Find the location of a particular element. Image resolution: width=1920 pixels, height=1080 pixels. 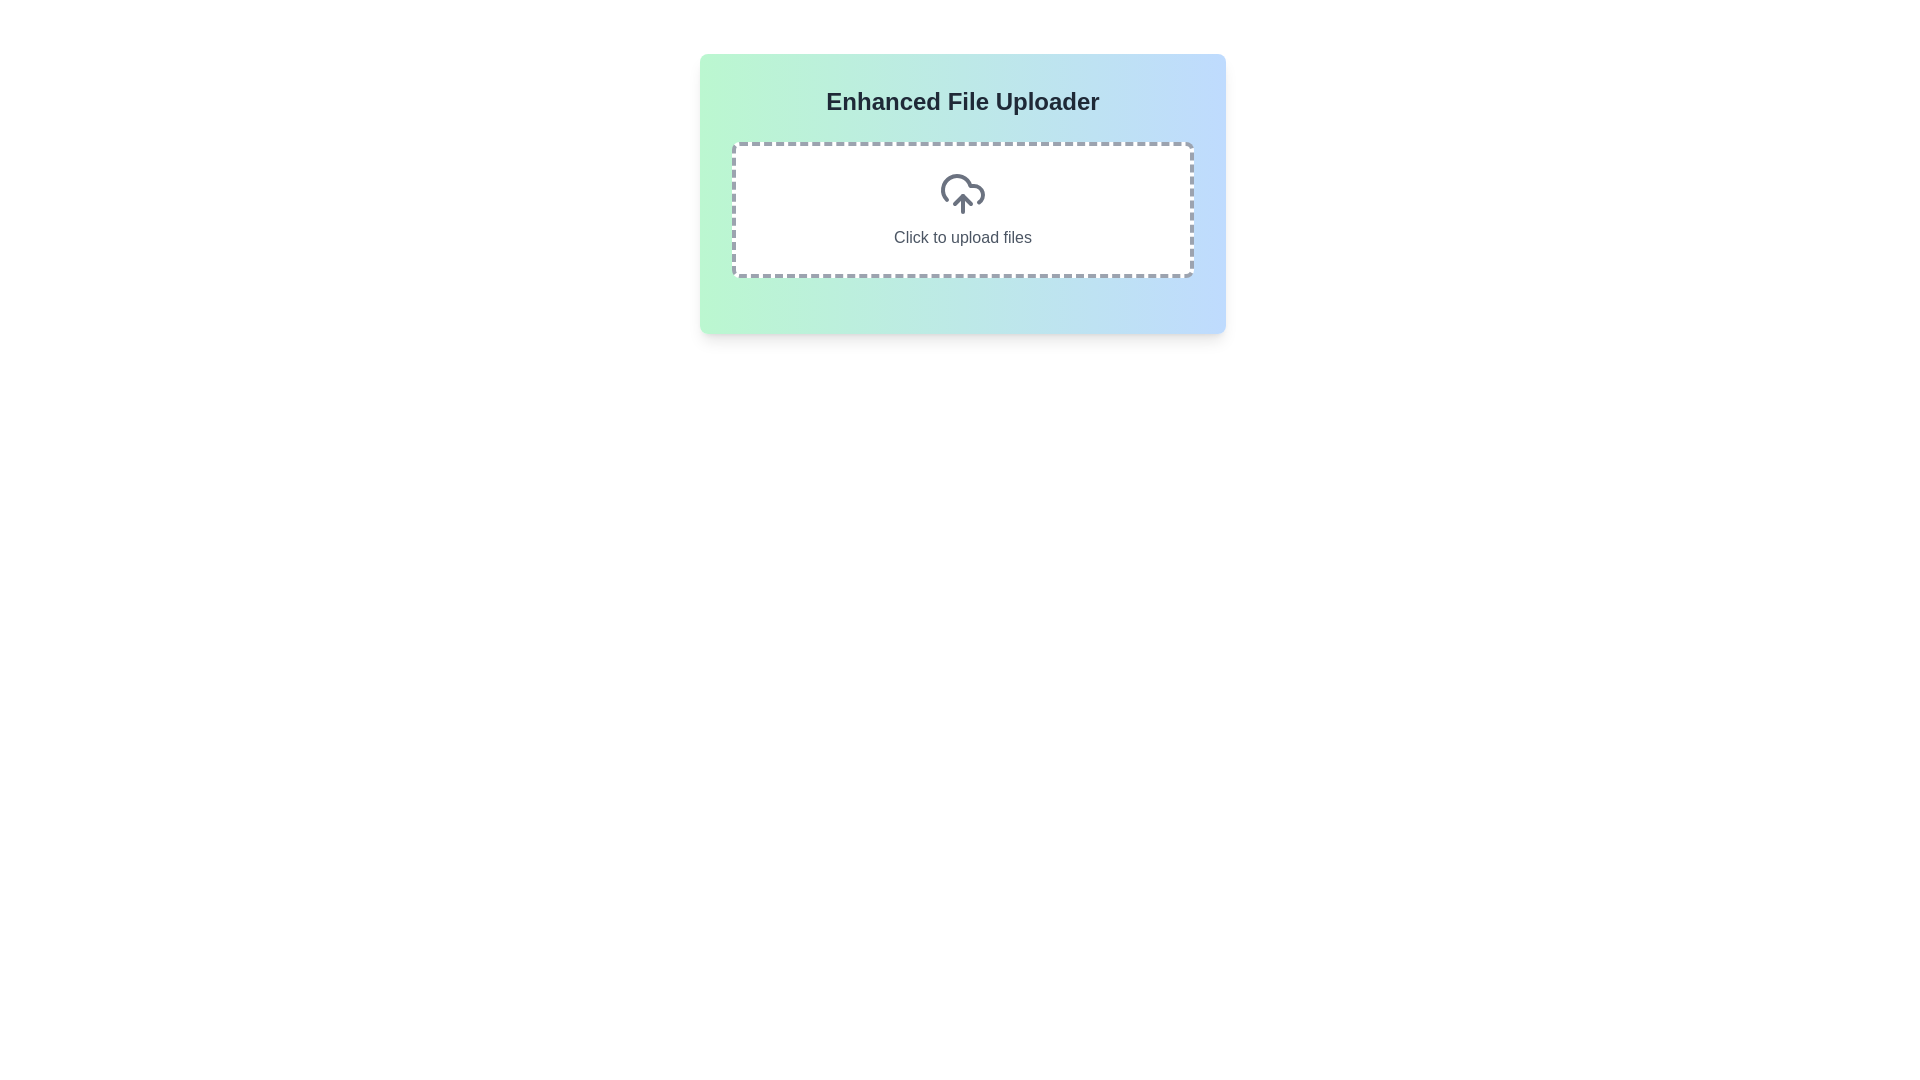

the file upload icon, which is centrally aligned above the 'Click to upload files' text is located at coordinates (963, 193).